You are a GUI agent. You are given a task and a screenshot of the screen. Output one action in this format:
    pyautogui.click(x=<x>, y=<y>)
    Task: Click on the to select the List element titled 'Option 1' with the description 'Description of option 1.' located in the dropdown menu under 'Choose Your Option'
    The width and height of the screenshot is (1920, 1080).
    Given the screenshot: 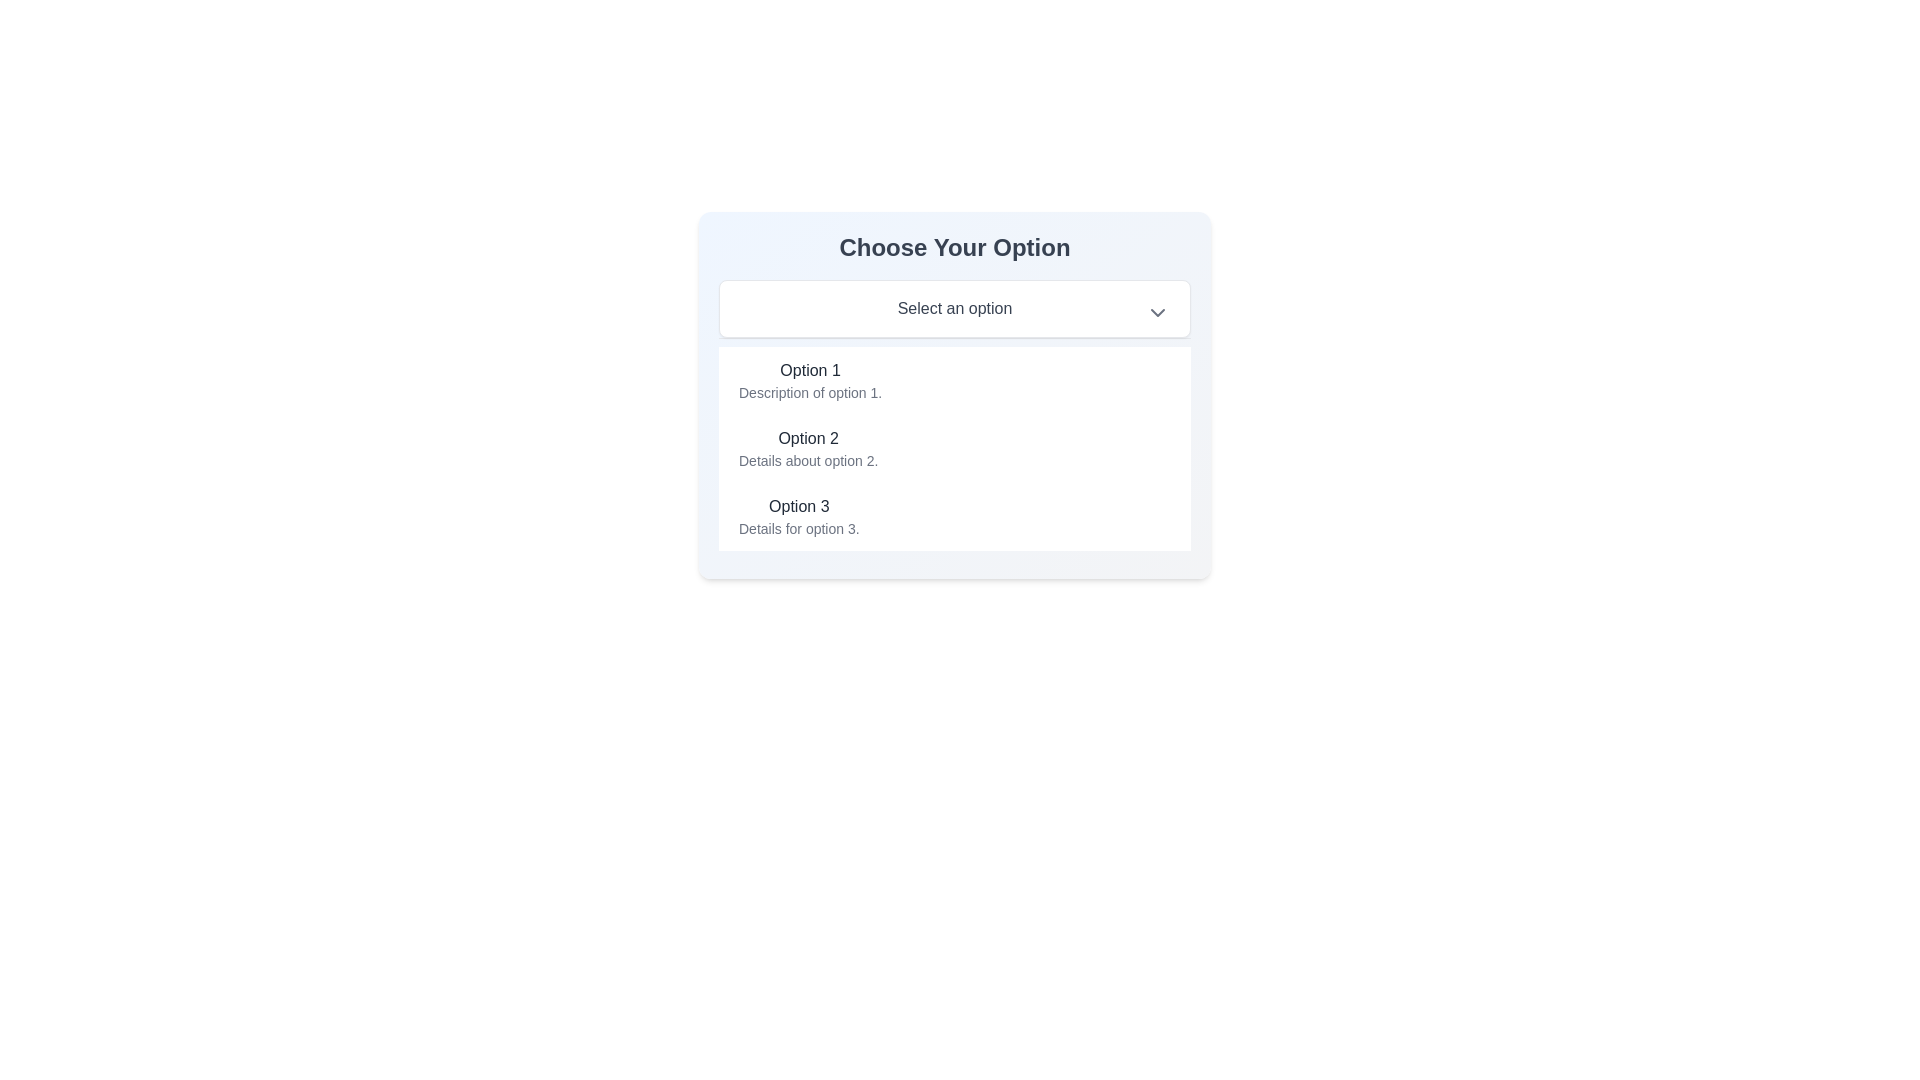 What is the action you would take?
    pyautogui.click(x=810, y=381)
    